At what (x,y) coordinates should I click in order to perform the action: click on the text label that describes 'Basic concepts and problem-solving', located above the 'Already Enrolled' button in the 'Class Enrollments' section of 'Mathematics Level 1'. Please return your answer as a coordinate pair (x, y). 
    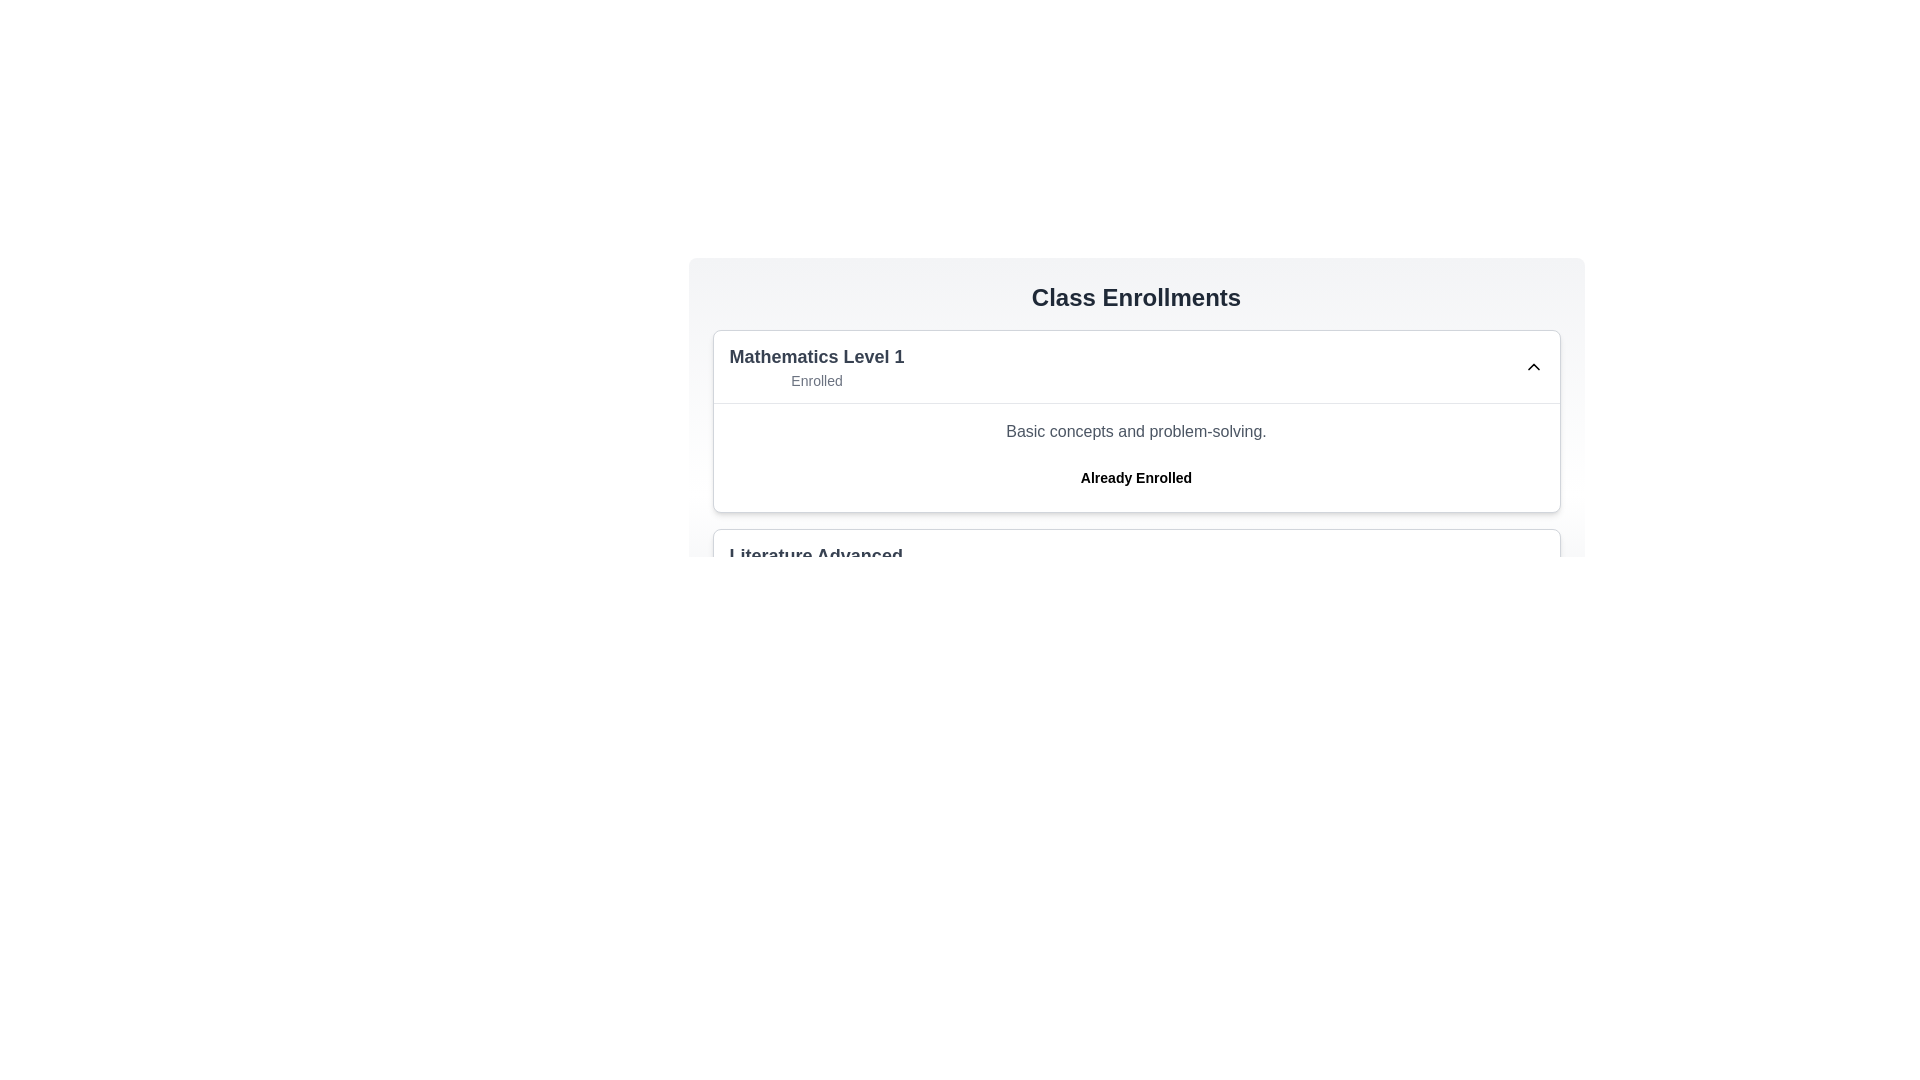
    Looking at the image, I should click on (1136, 431).